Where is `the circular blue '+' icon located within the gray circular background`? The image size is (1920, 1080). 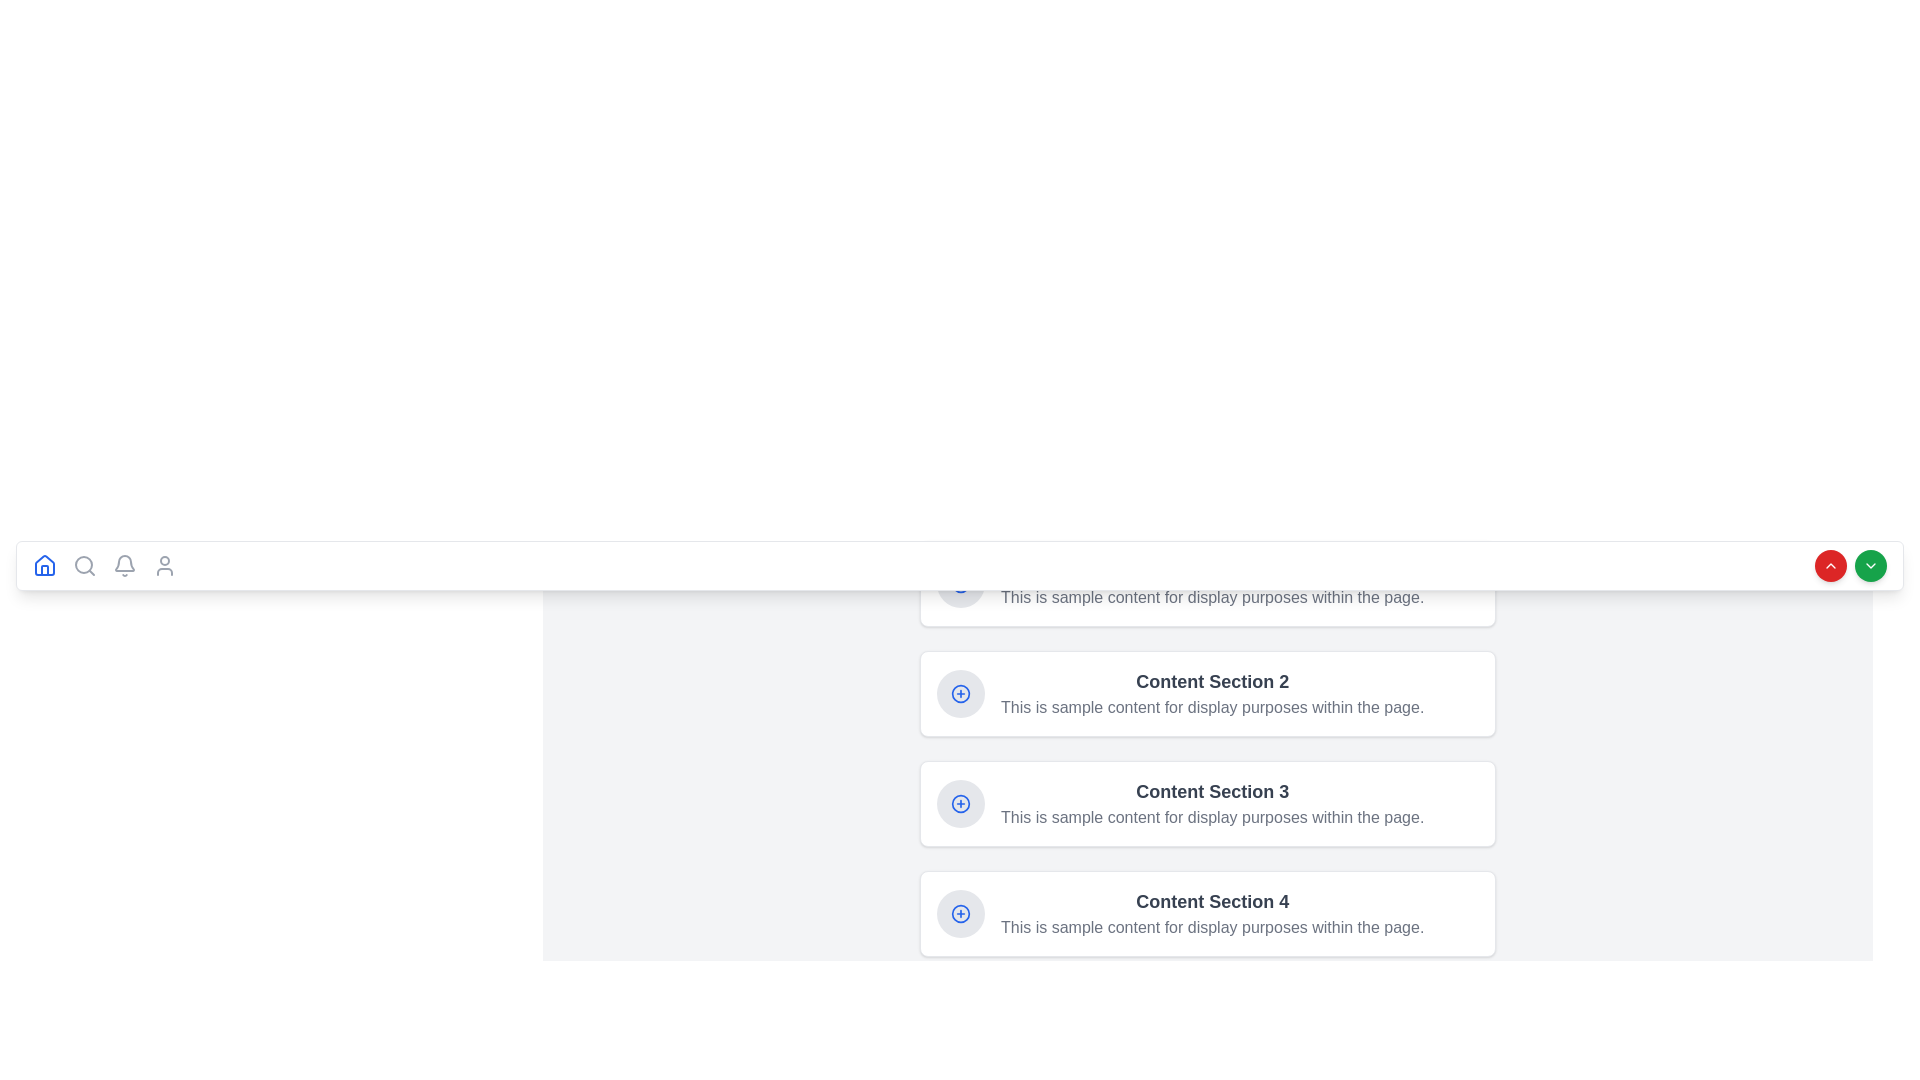 the circular blue '+' icon located within the gray circular background is located at coordinates (960, 802).